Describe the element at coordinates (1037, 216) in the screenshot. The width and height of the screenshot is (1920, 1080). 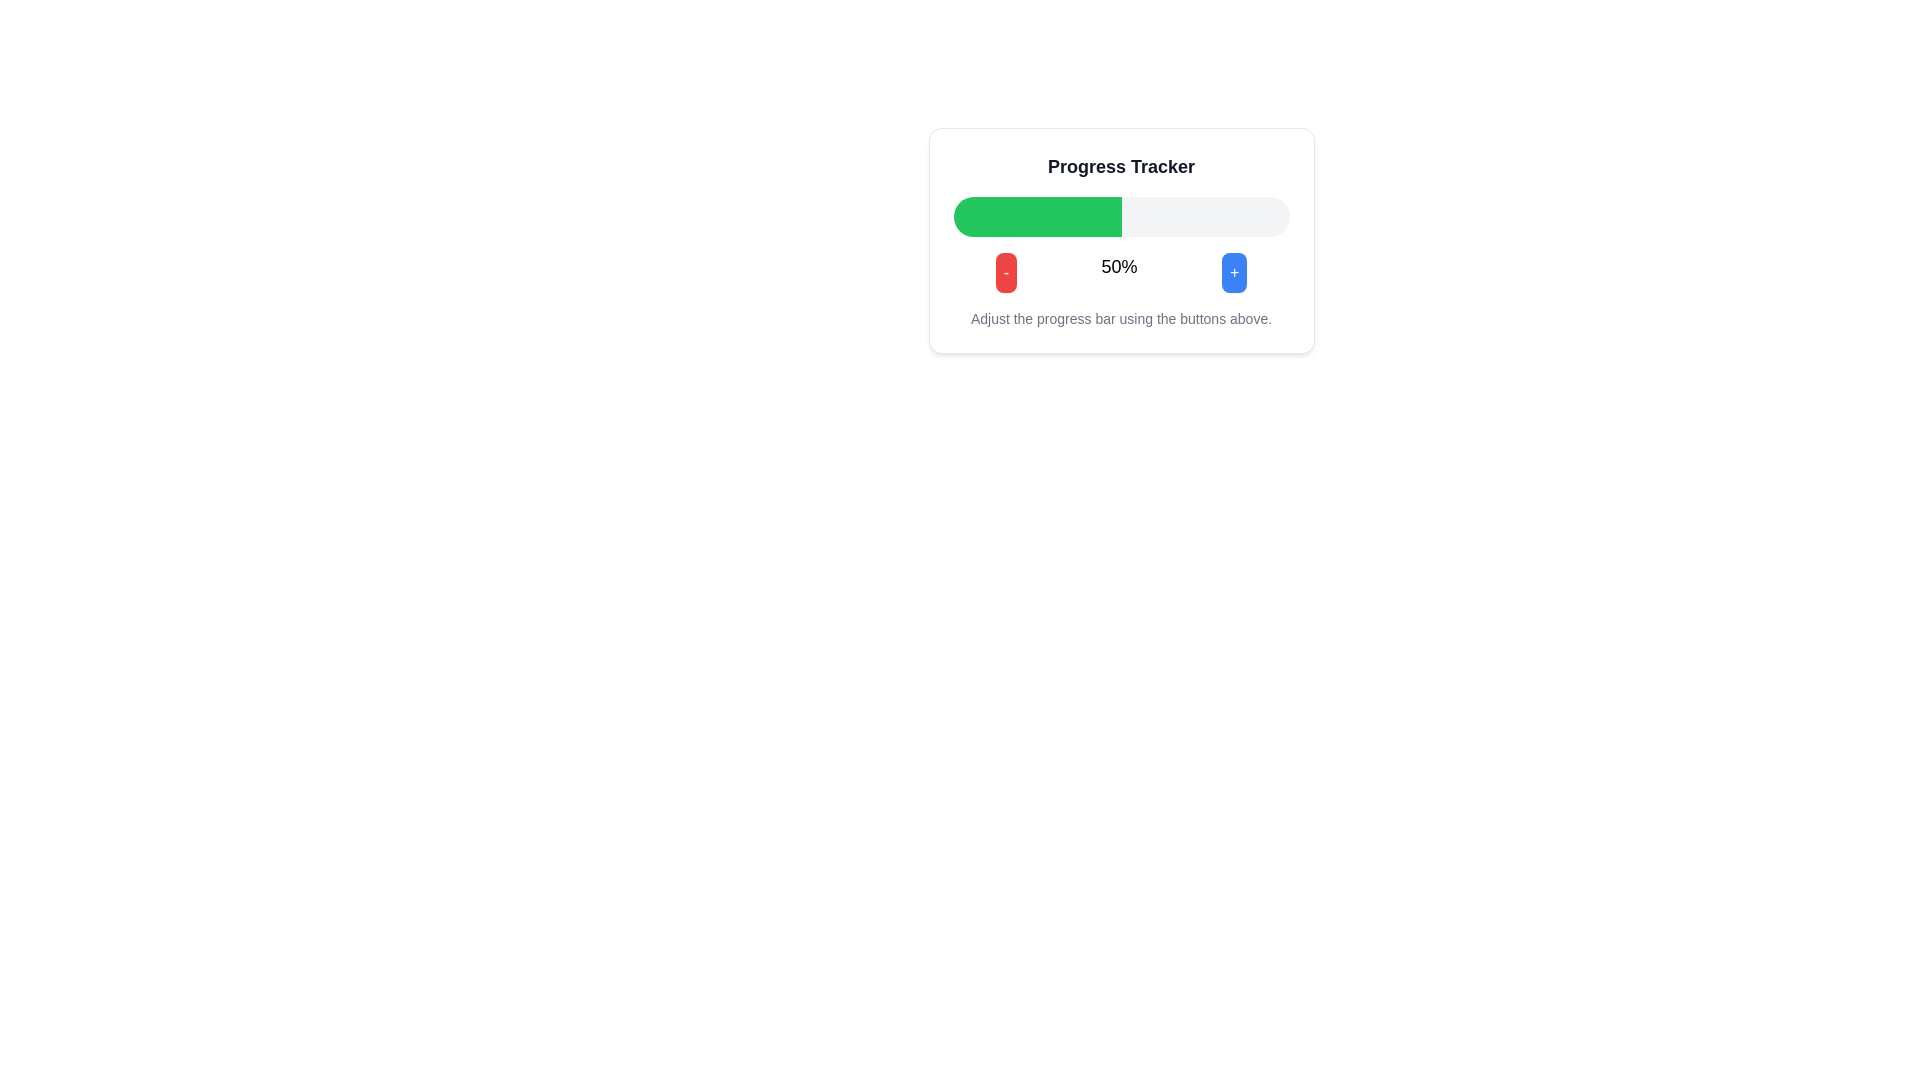
I see `the green, rounded rectangle segment of the Progress Tracker dashboard's progress bar to interact with it` at that location.